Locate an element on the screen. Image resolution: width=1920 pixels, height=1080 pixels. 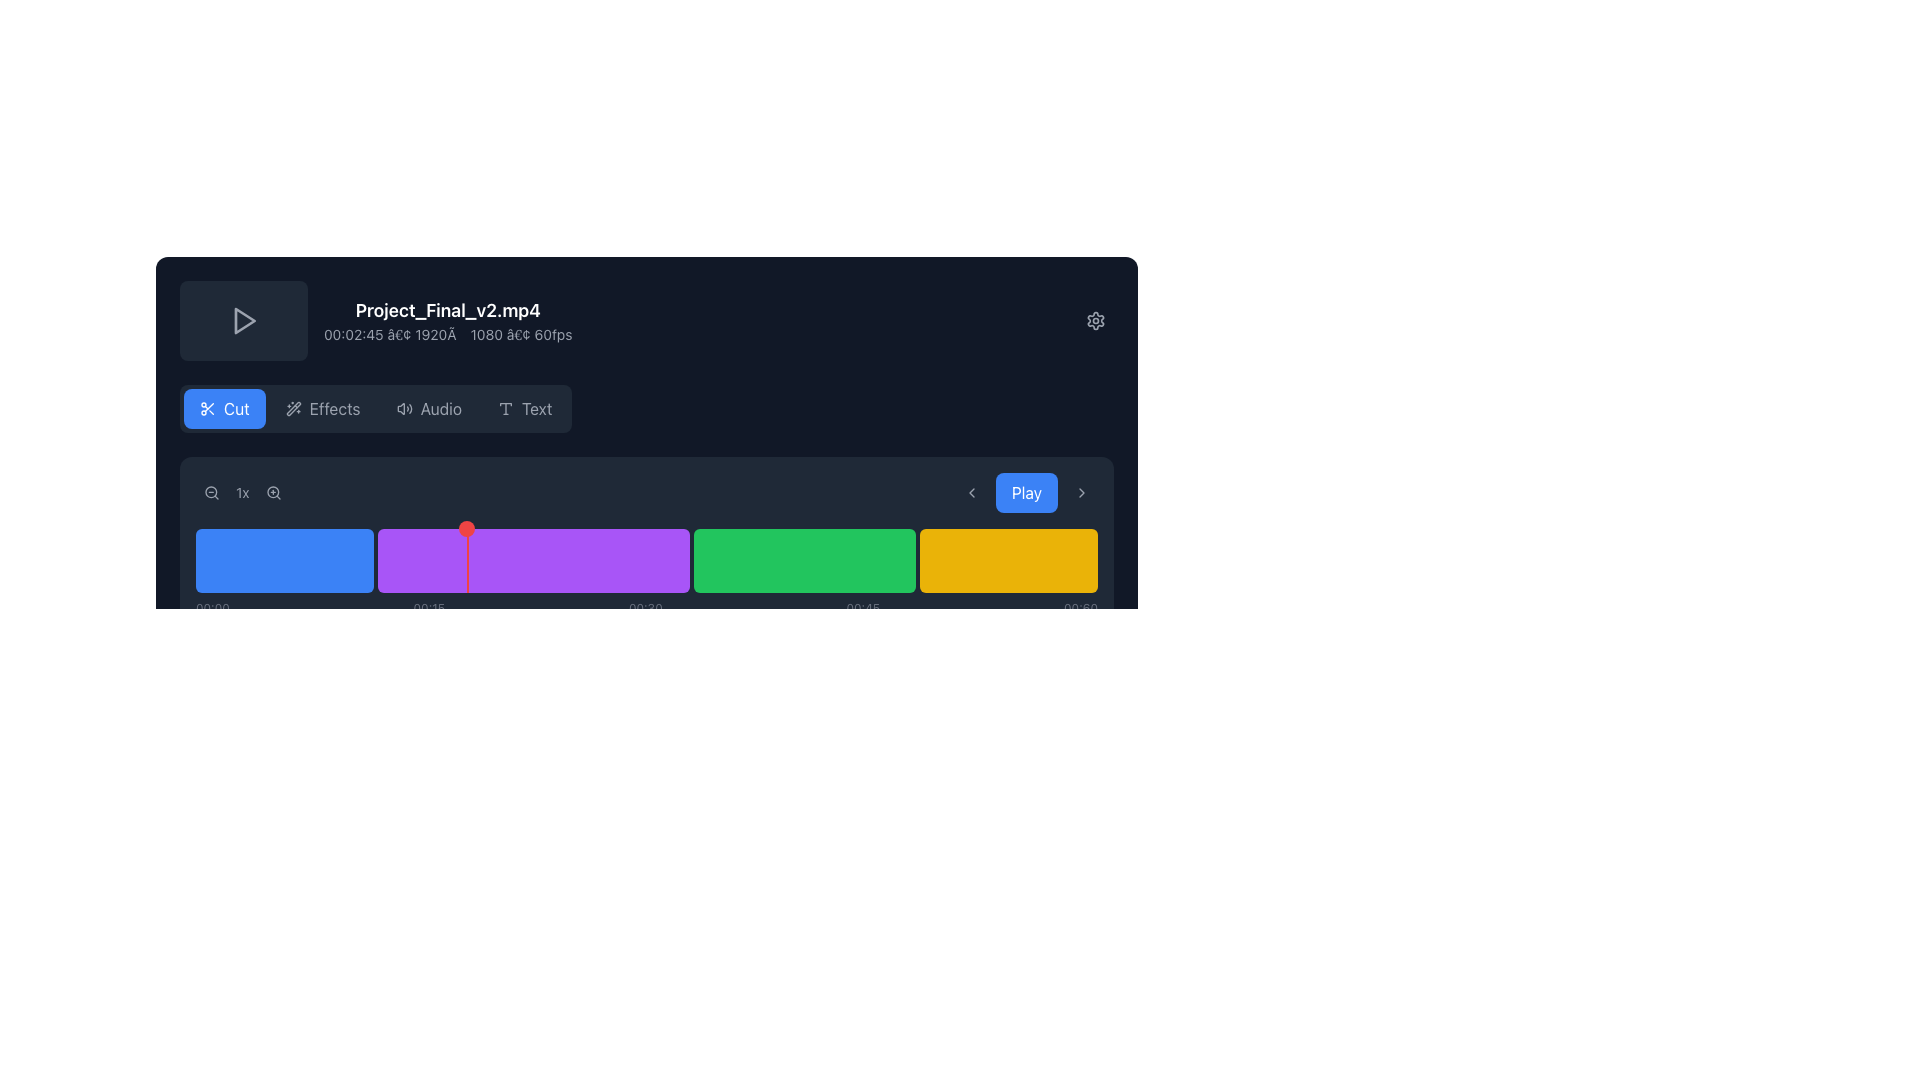
the gear icon located at the top right corner of the interface is located at coordinates (1094, 319).